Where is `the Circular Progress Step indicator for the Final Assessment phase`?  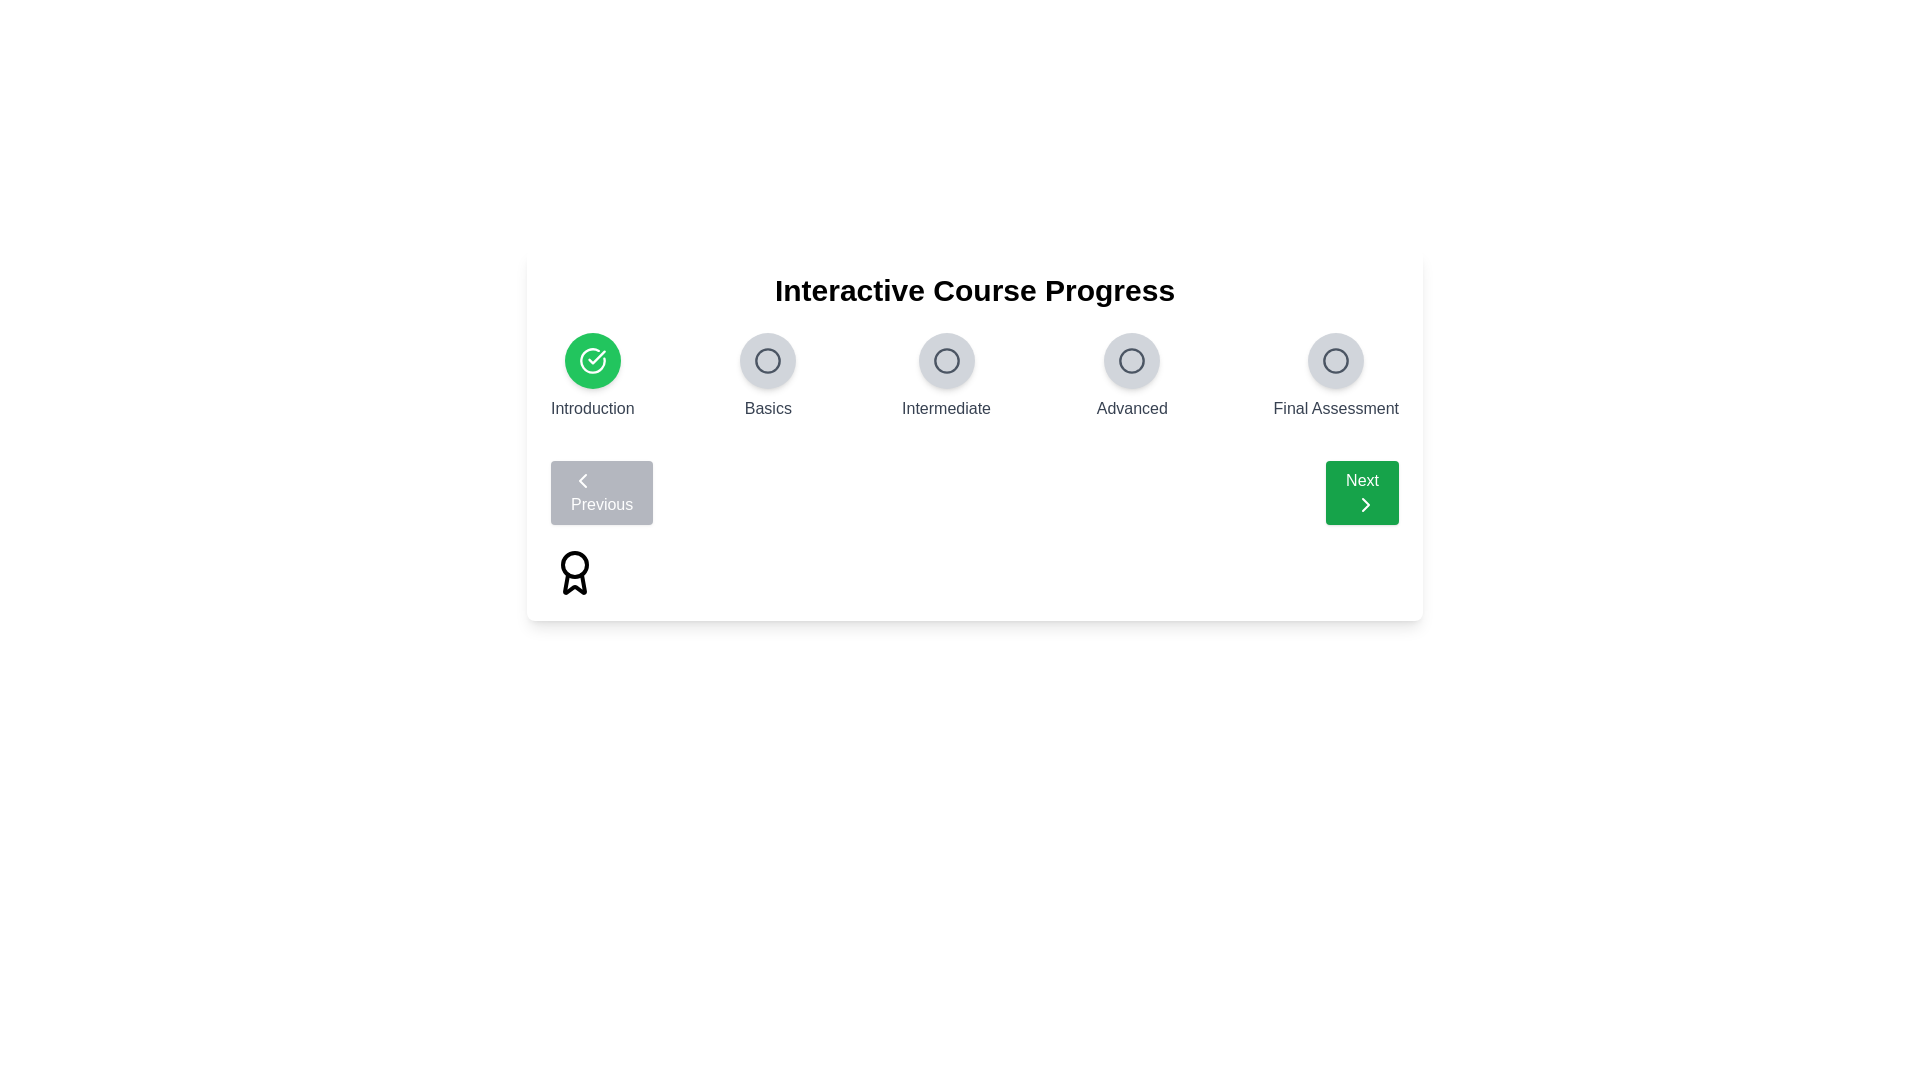 the Circular Progress Step indicator for the Final Assessment phase is located at coordinates (1335, 361).